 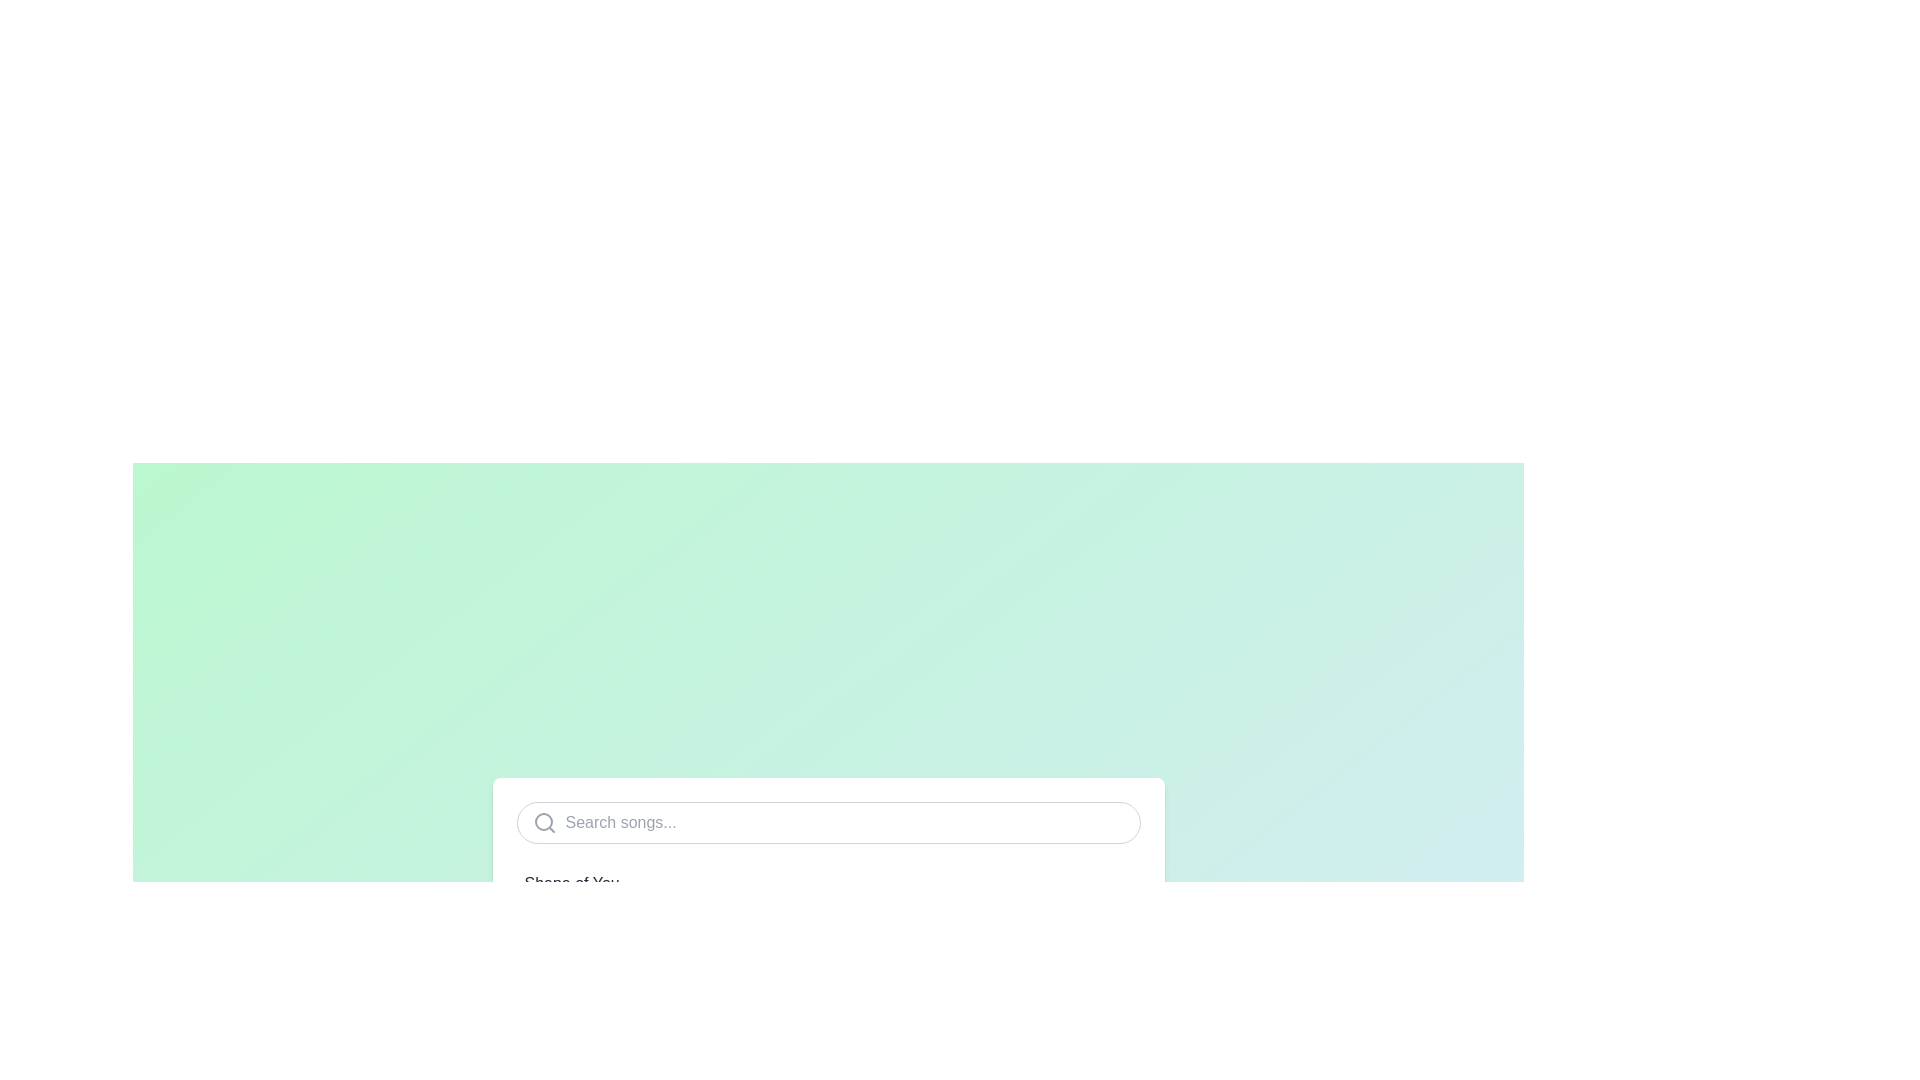 What do you see at coordinates (828, 893) in the screenshot?
I see `the first list item displaying 'Shape of You' by Ed Sheeran` at bounding box center [828, 893].